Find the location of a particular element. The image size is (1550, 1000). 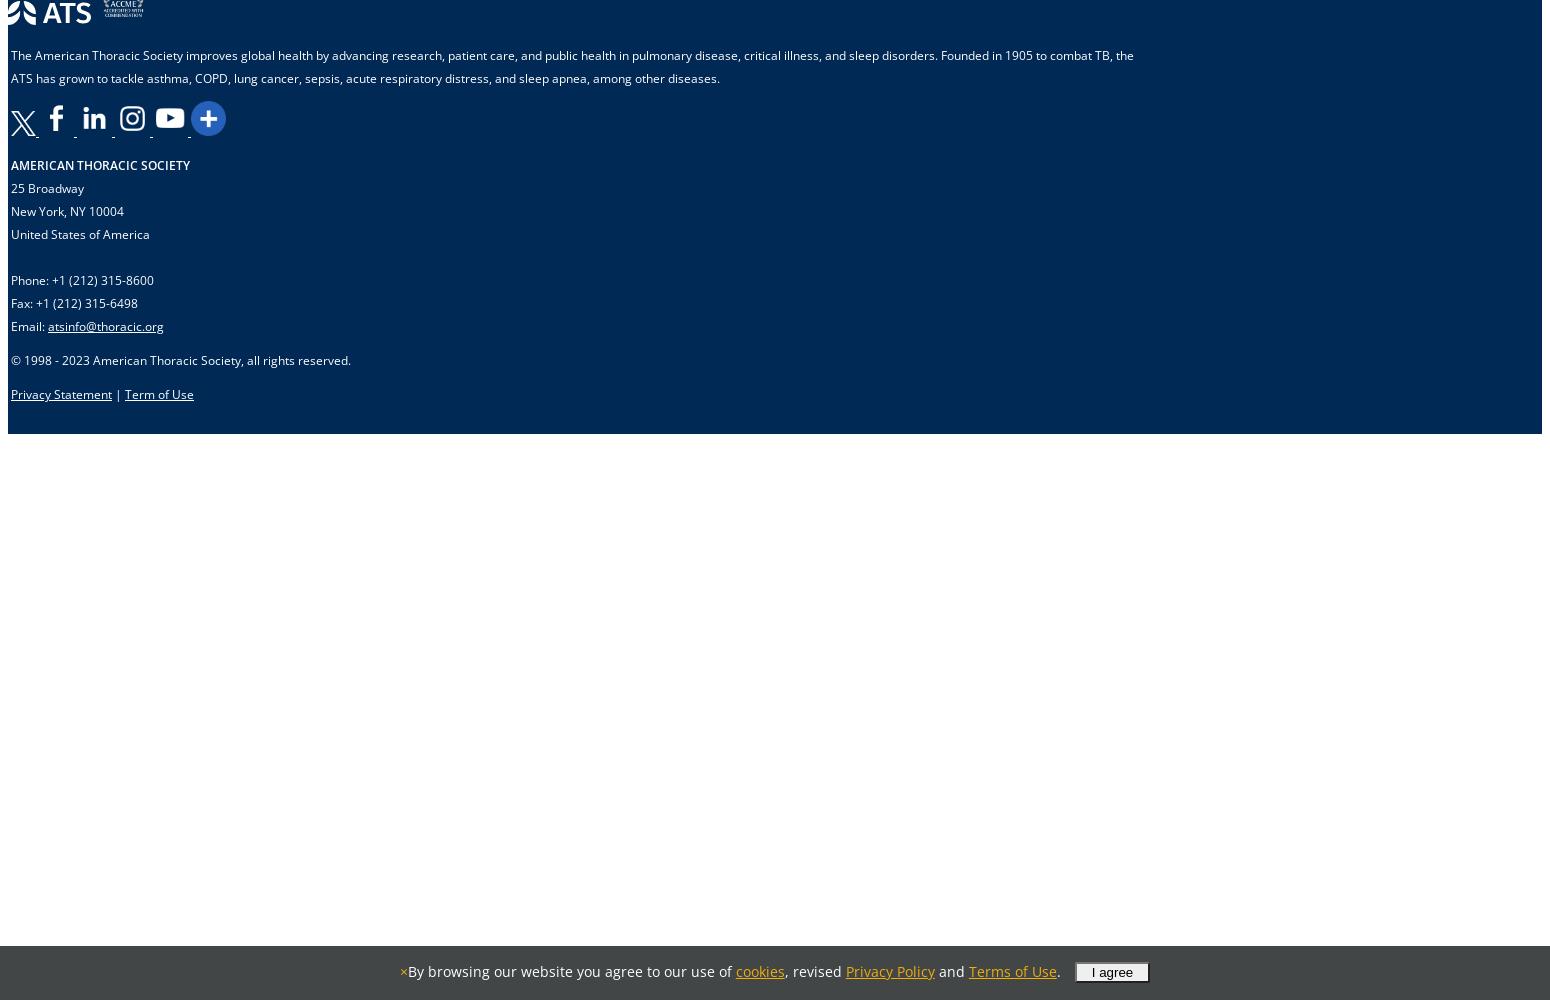

'Term of Use' is located at coordinates (124, 394).